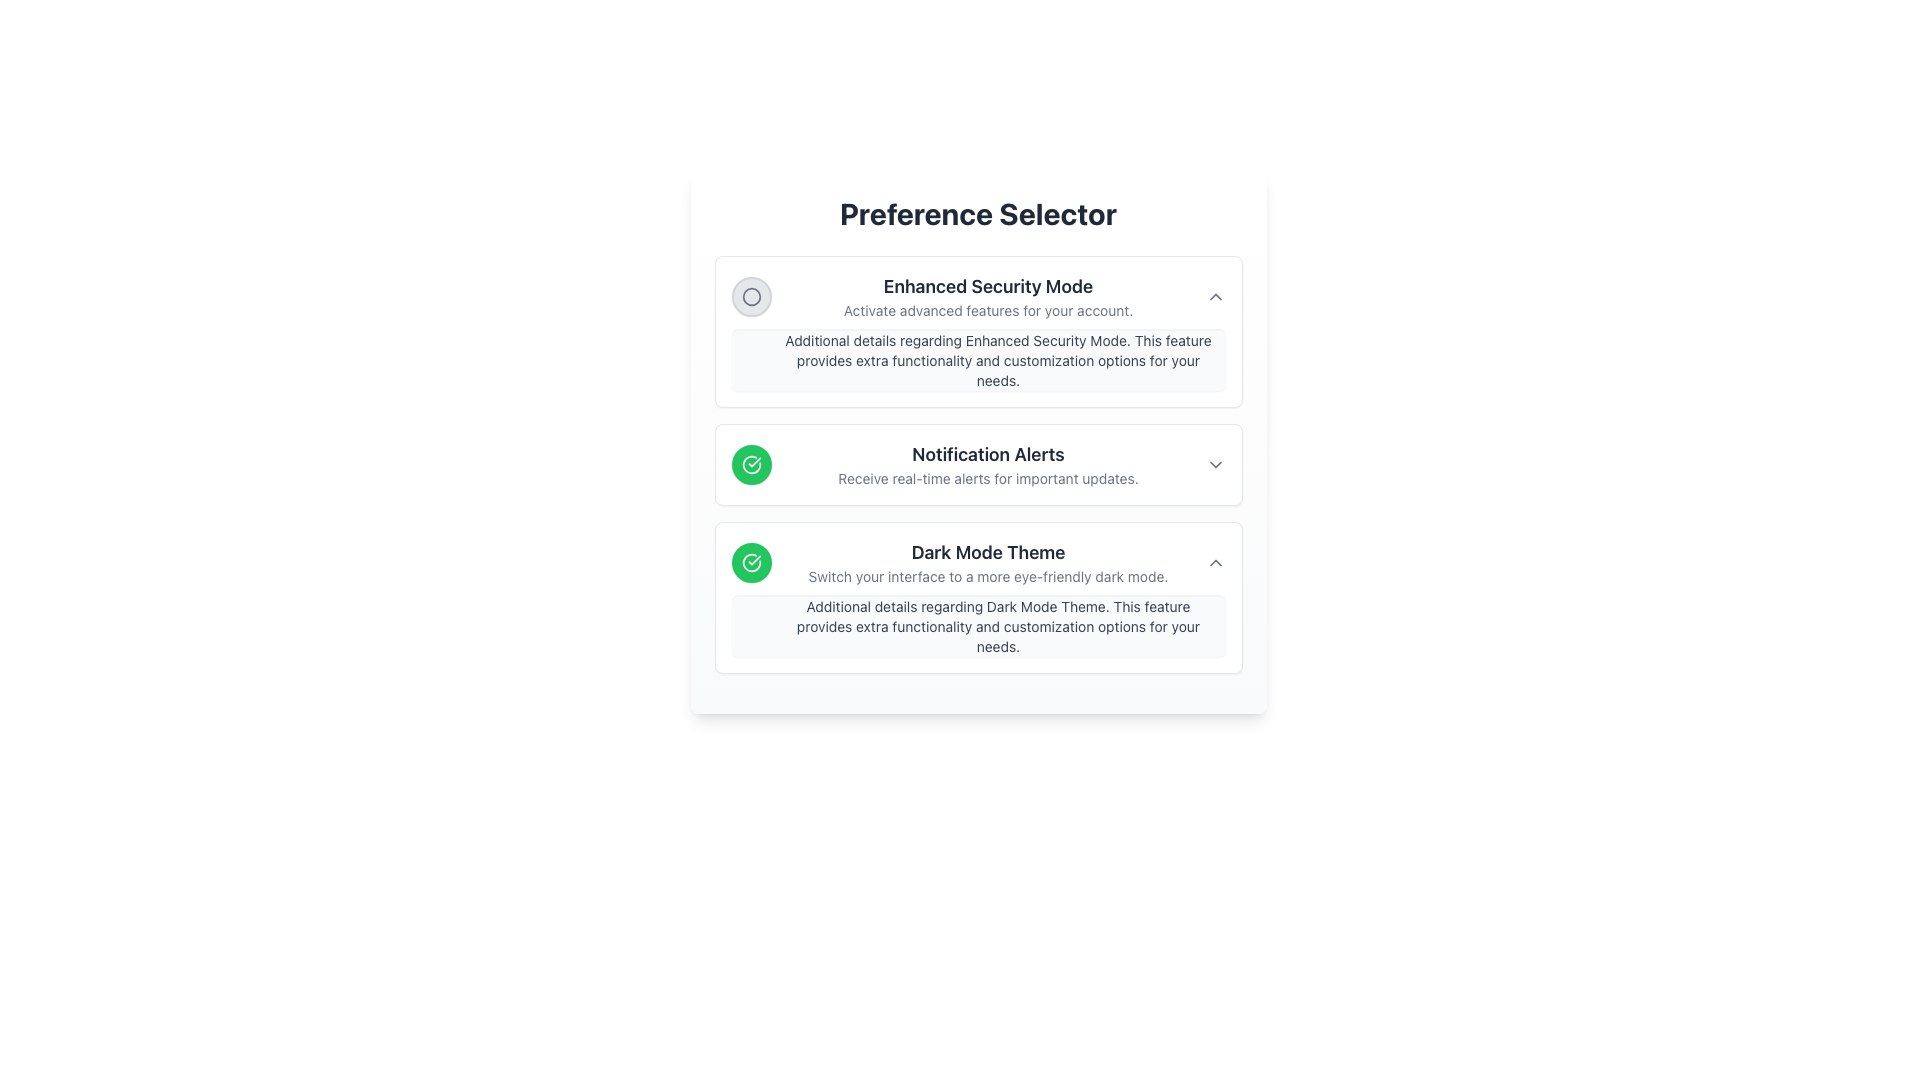 The image size is (1920, 1080). Describe the element at coordinates (988, 563) in the screenshot. I see `text element labeled 'Dark Mode Theme' which is located under the 'Notification Alerts' section in the main preference selection interface` at that location.